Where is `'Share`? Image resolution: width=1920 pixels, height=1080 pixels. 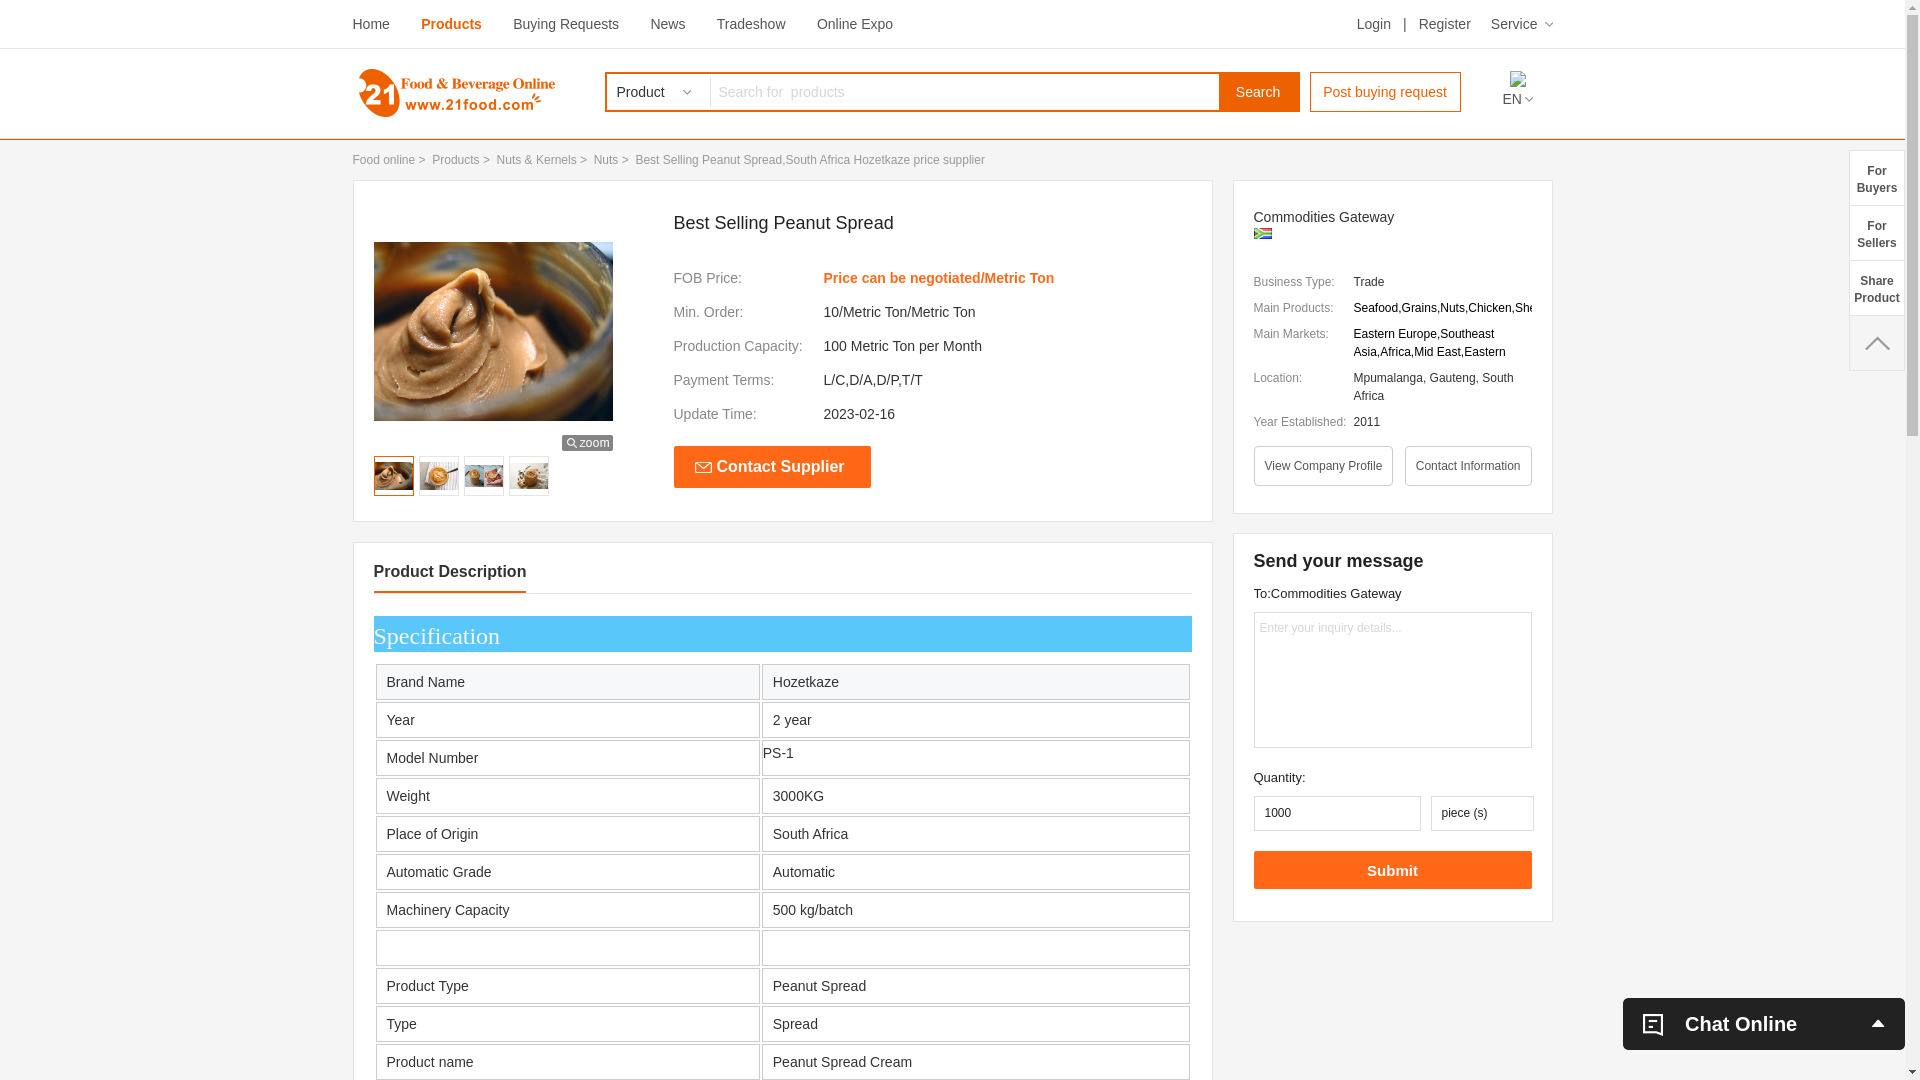
'Share is located at coordinates (1847, 287).